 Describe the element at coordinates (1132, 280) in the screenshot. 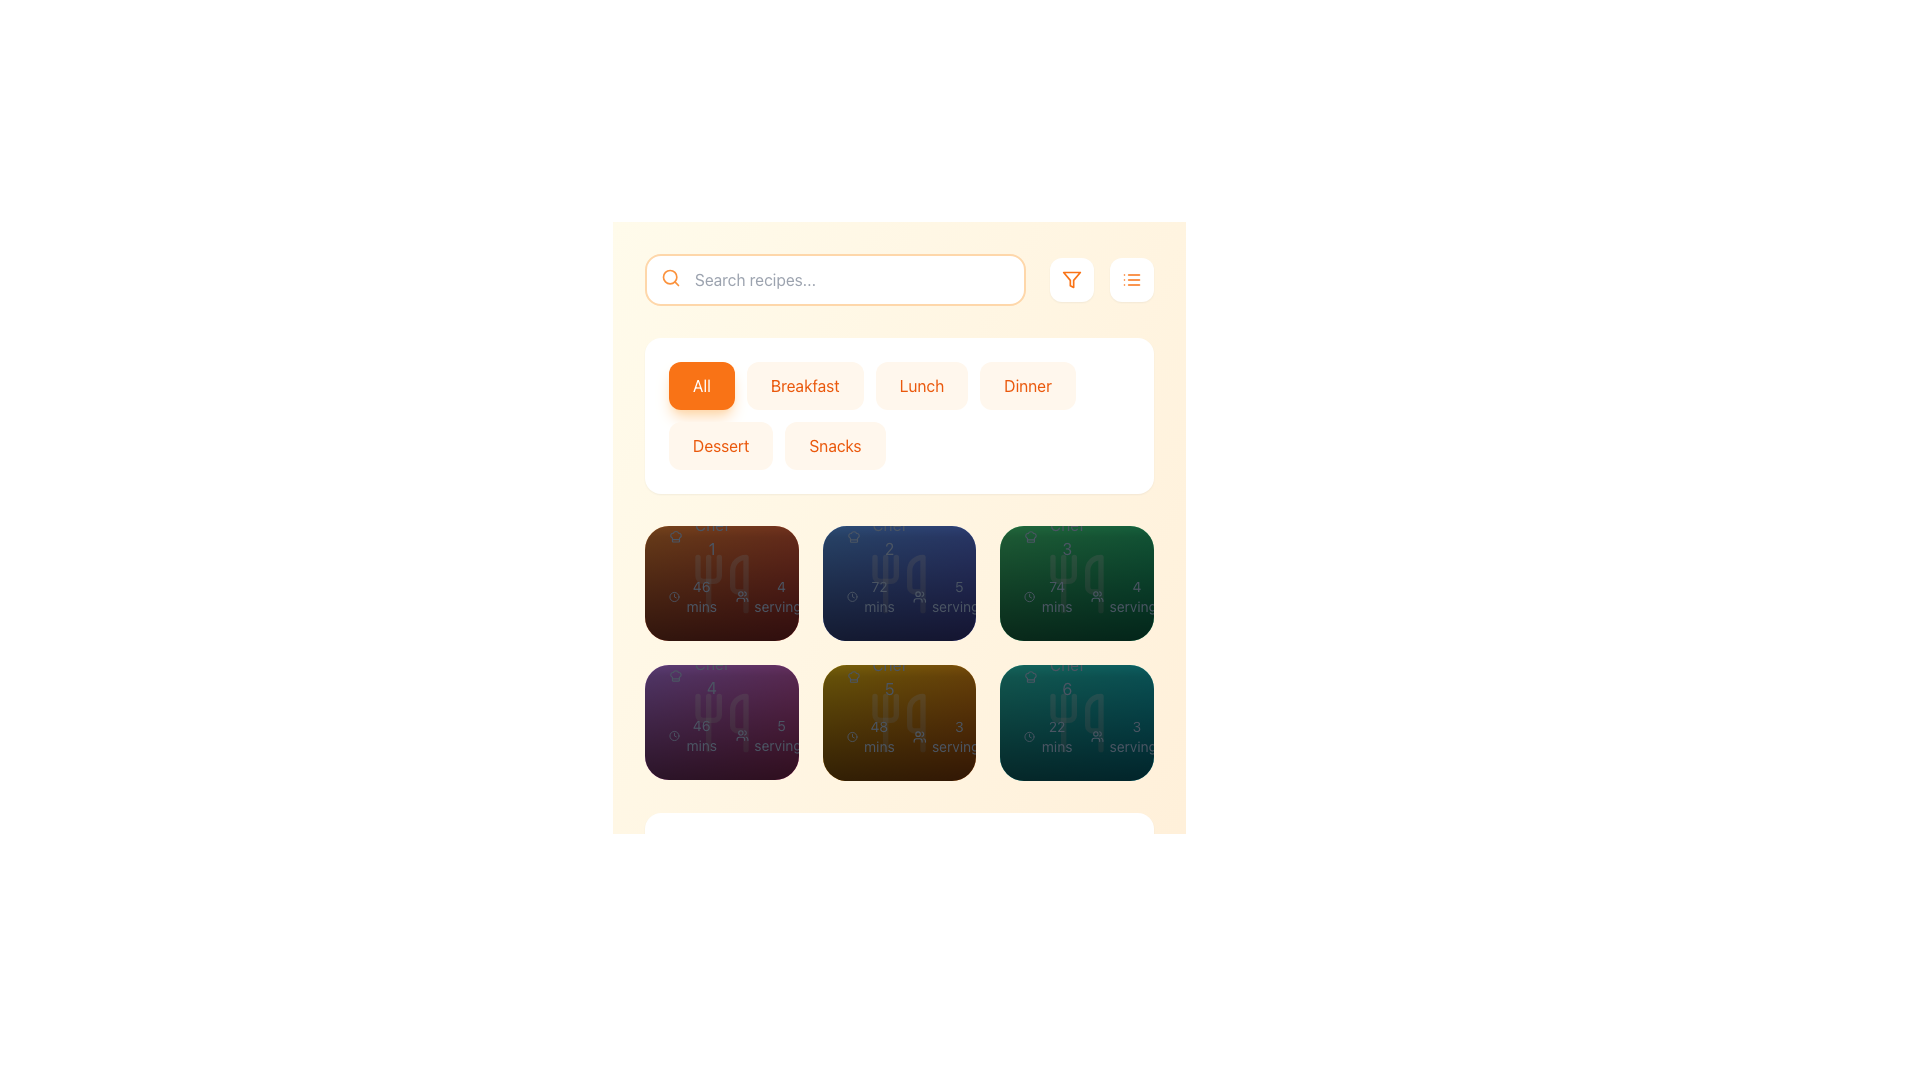

I see `the list icon button in the top-right corner of the navigation bar` at that location.